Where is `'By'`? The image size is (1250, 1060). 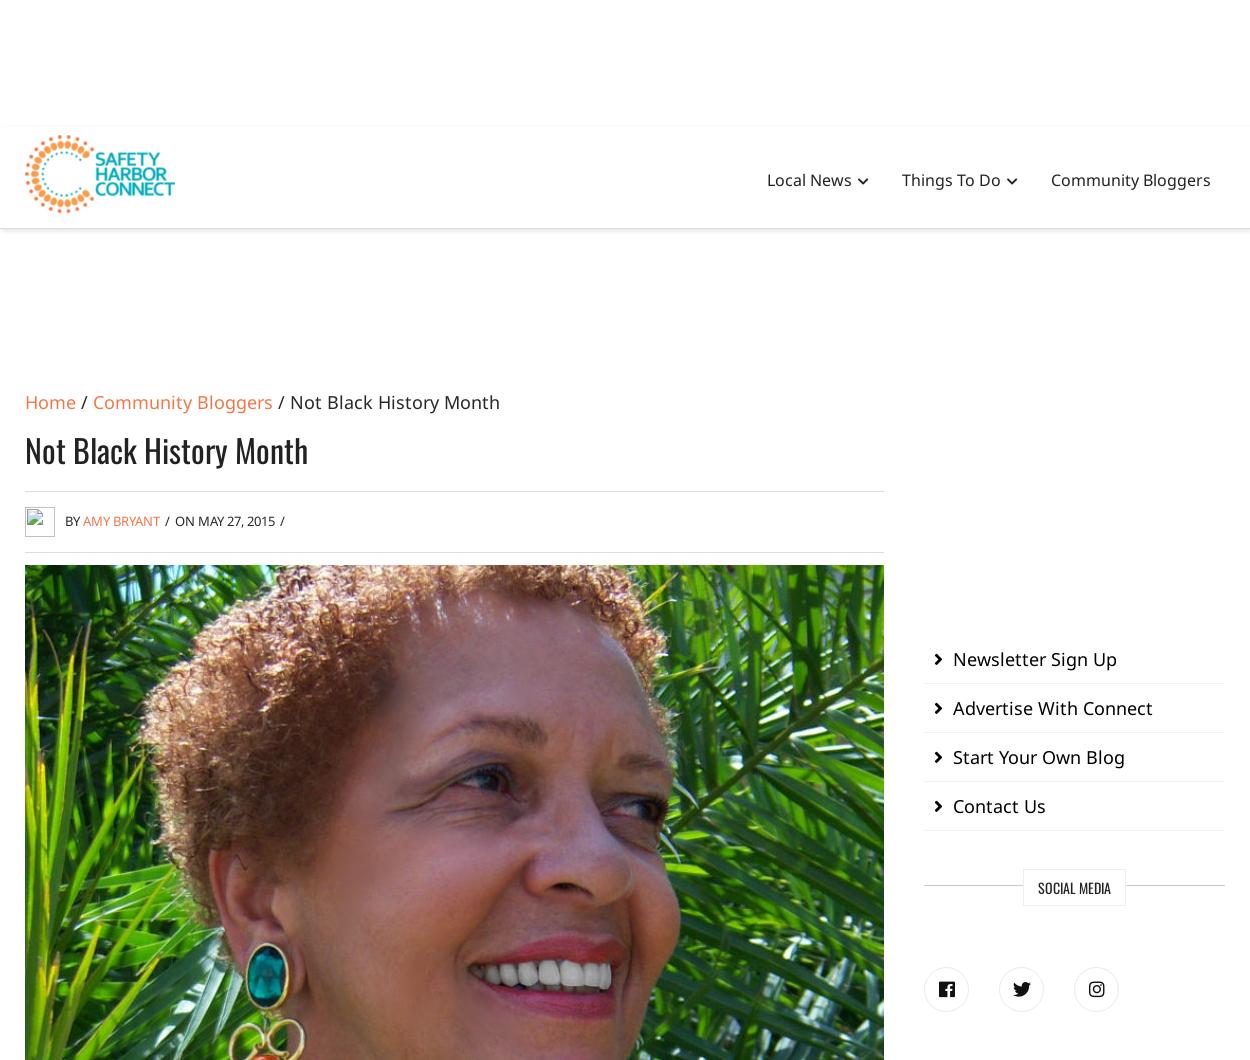 'By' is located at coordinates (73, 519).